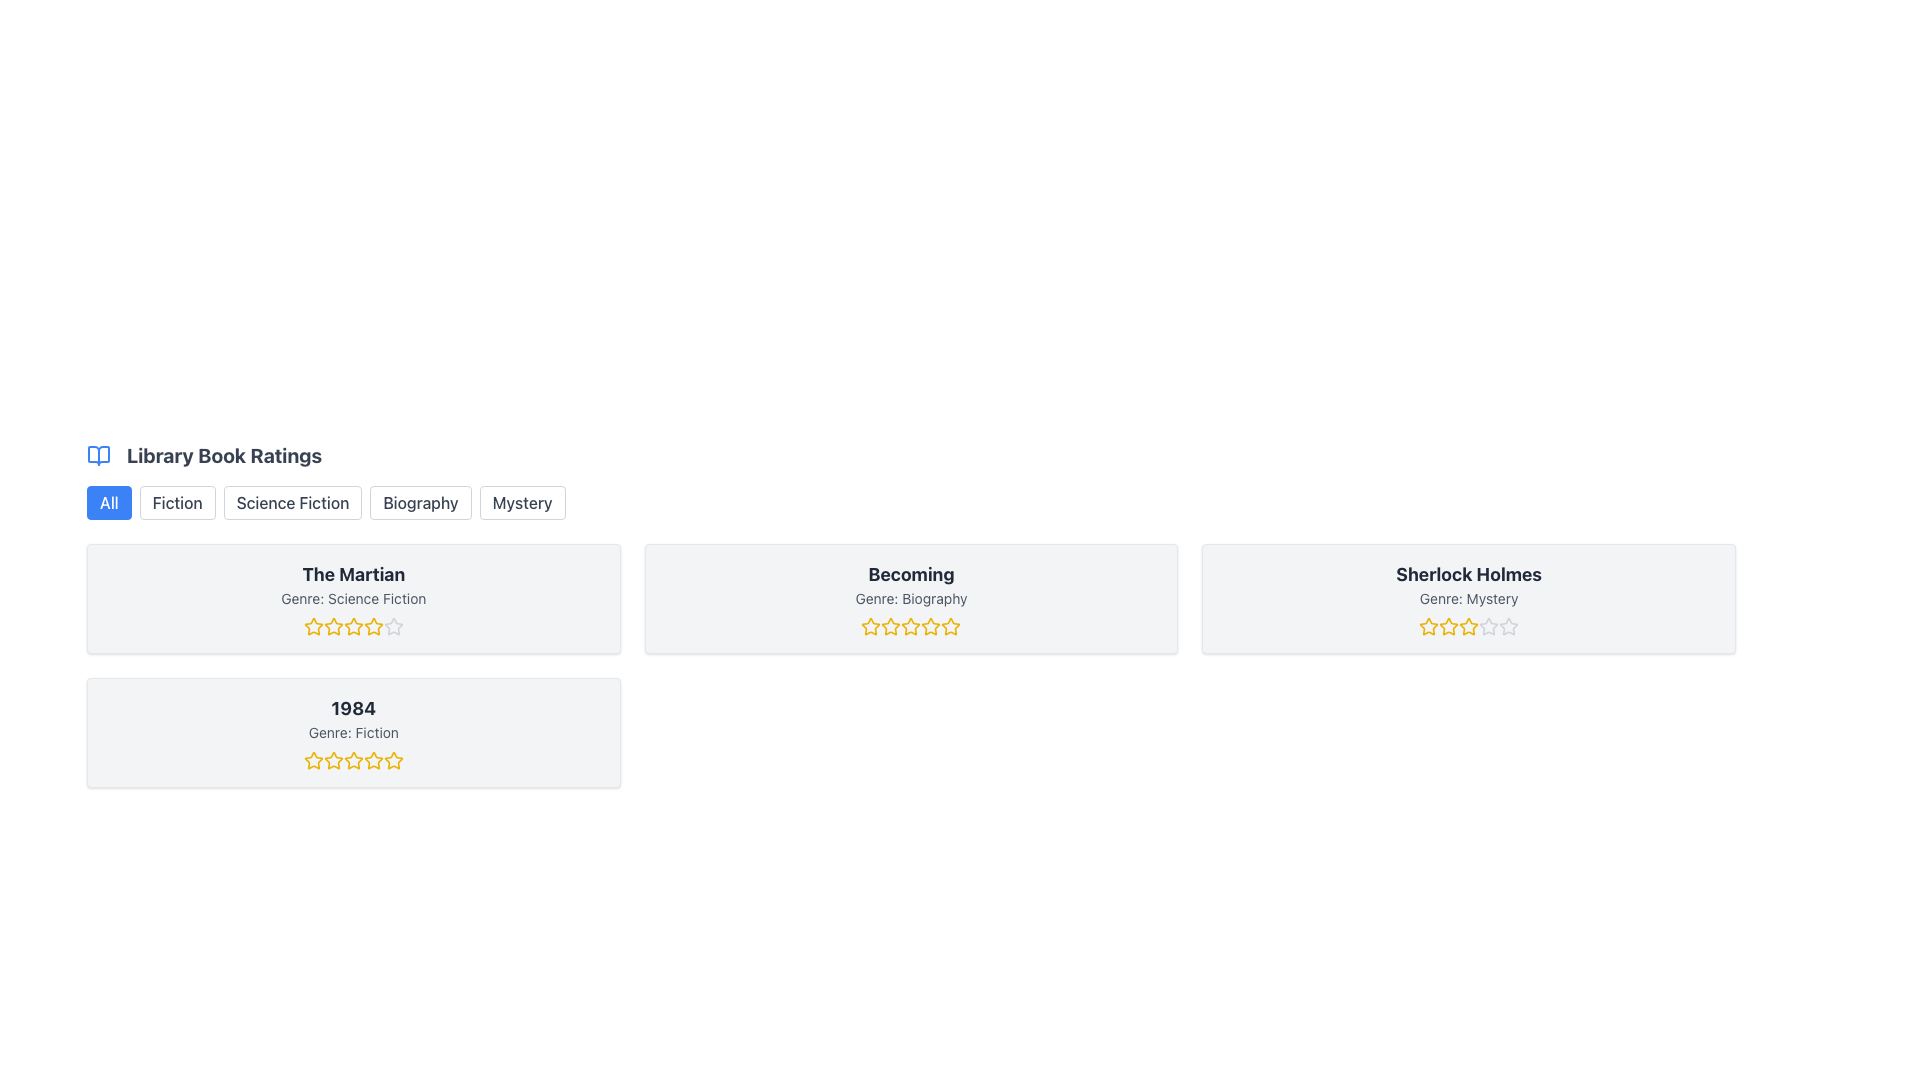 This screenshot has height=1080, width=1920. What do you see at coordinates (930, 626) in the screenshot?
I see `the fifth star icon in the rating interface for the book 'Becoming'` at bounding box center [930, 626].